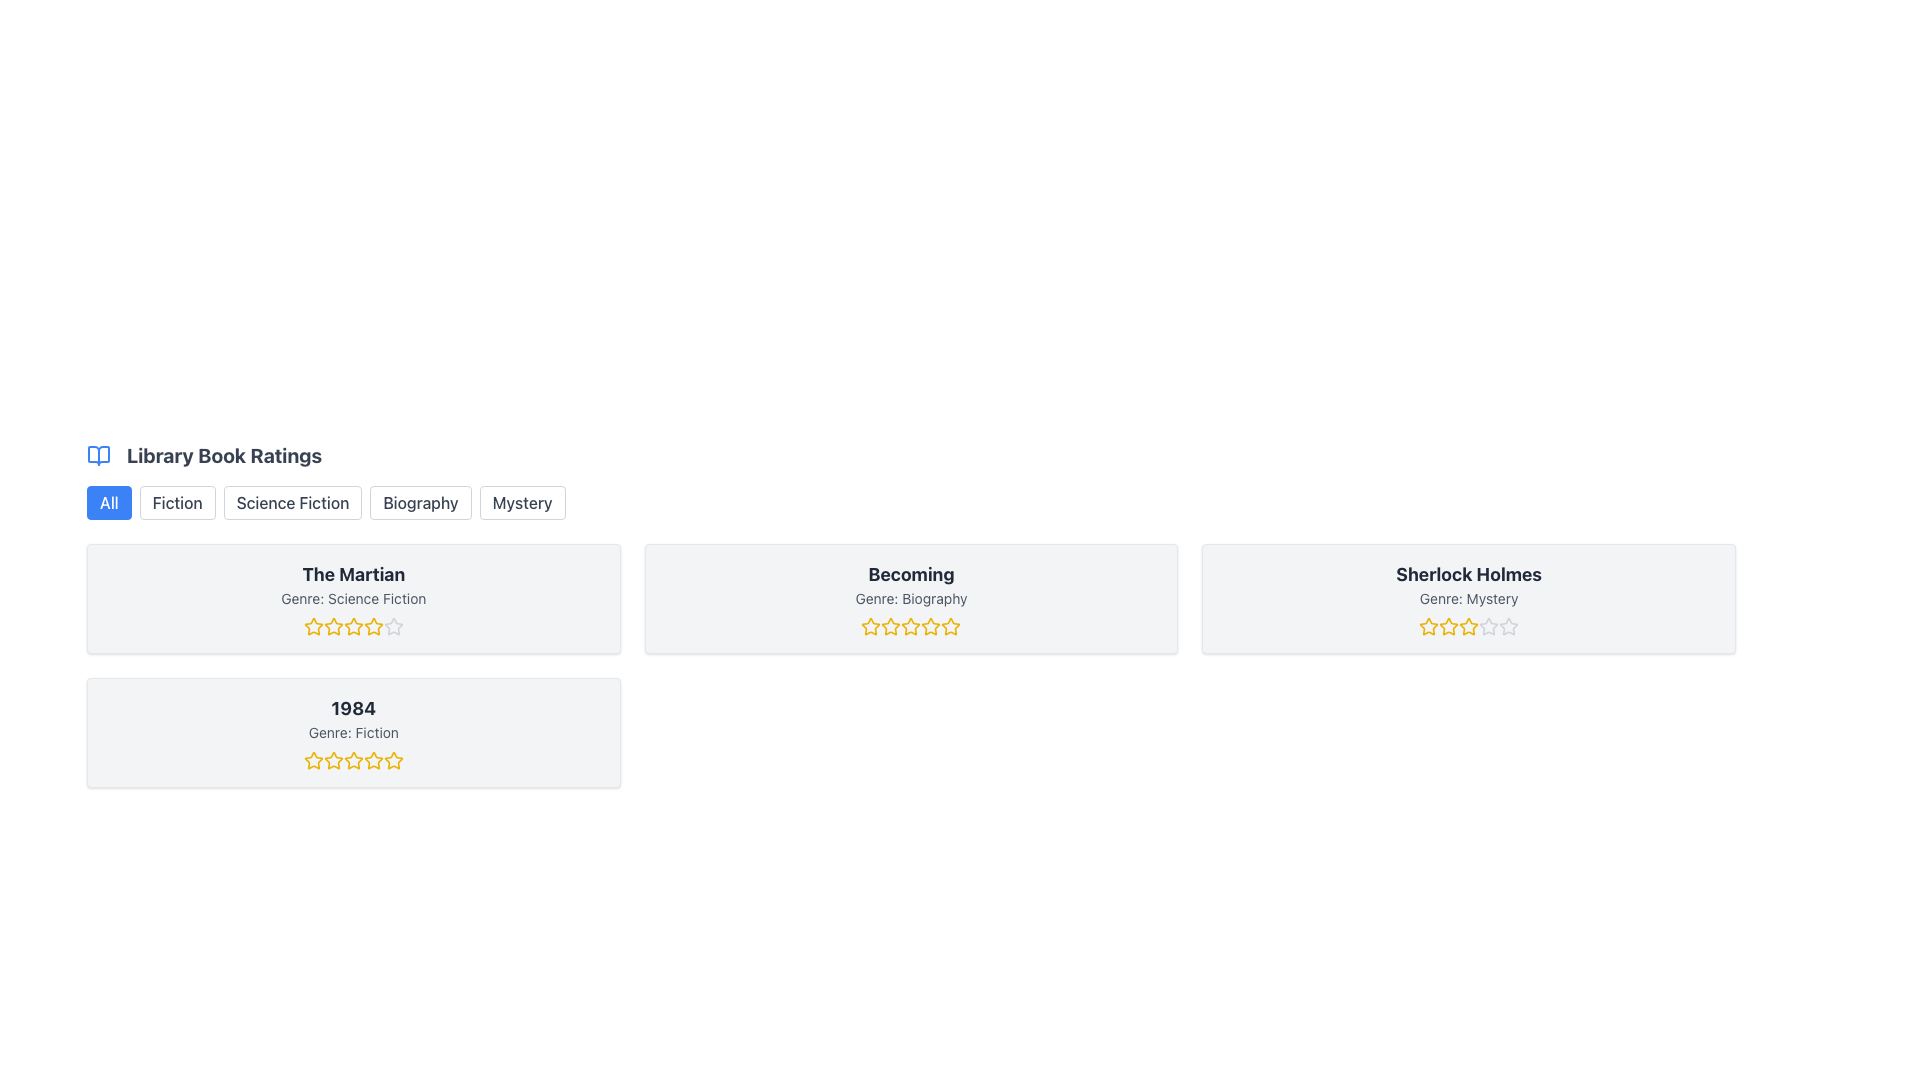 This screenshot has height=1080, width=1920. What do you see at coordinates (930, 626) in the screenshot?
I see `the fifth star icon in the rating interface for the book 'Becoming'` at bounding box center [930, 626].